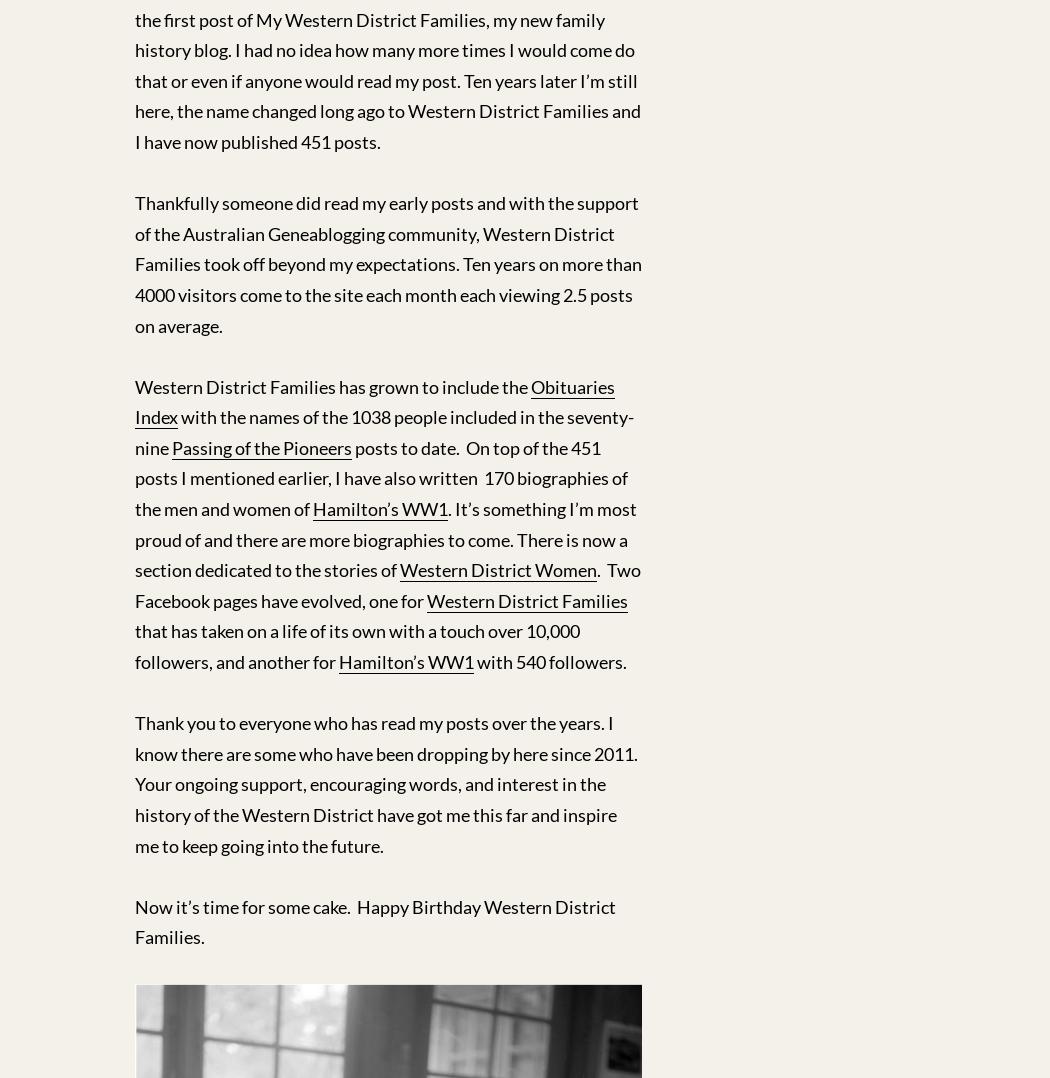  What do you see at coordinates (332, 385) in the screenshot?
I see `'Western District Families has grown to include the'` at bounding box center [332, 385].